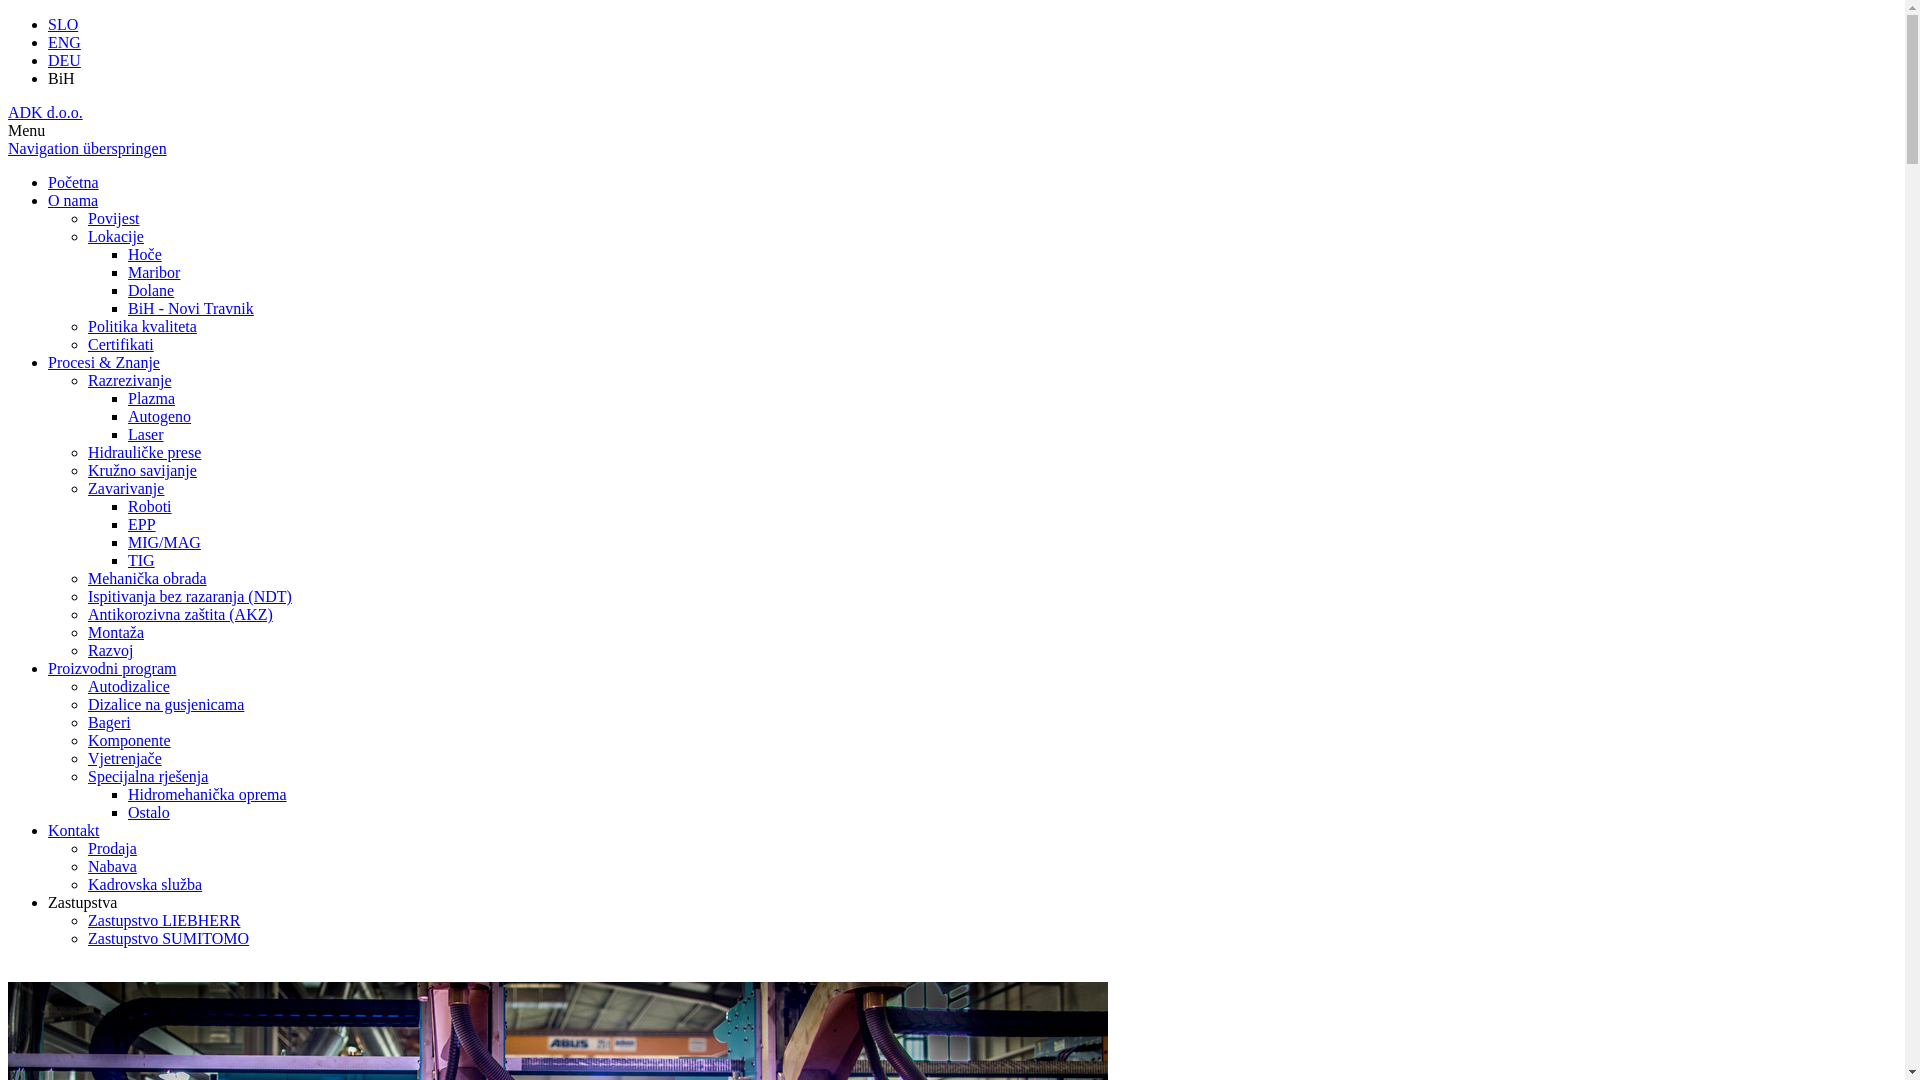 Image resolution: width=1920 pixels, height=1080 pixels. Describe the element at coordinates (128, 685) in the screenshot. I see `'Autodizalice'` at that location.